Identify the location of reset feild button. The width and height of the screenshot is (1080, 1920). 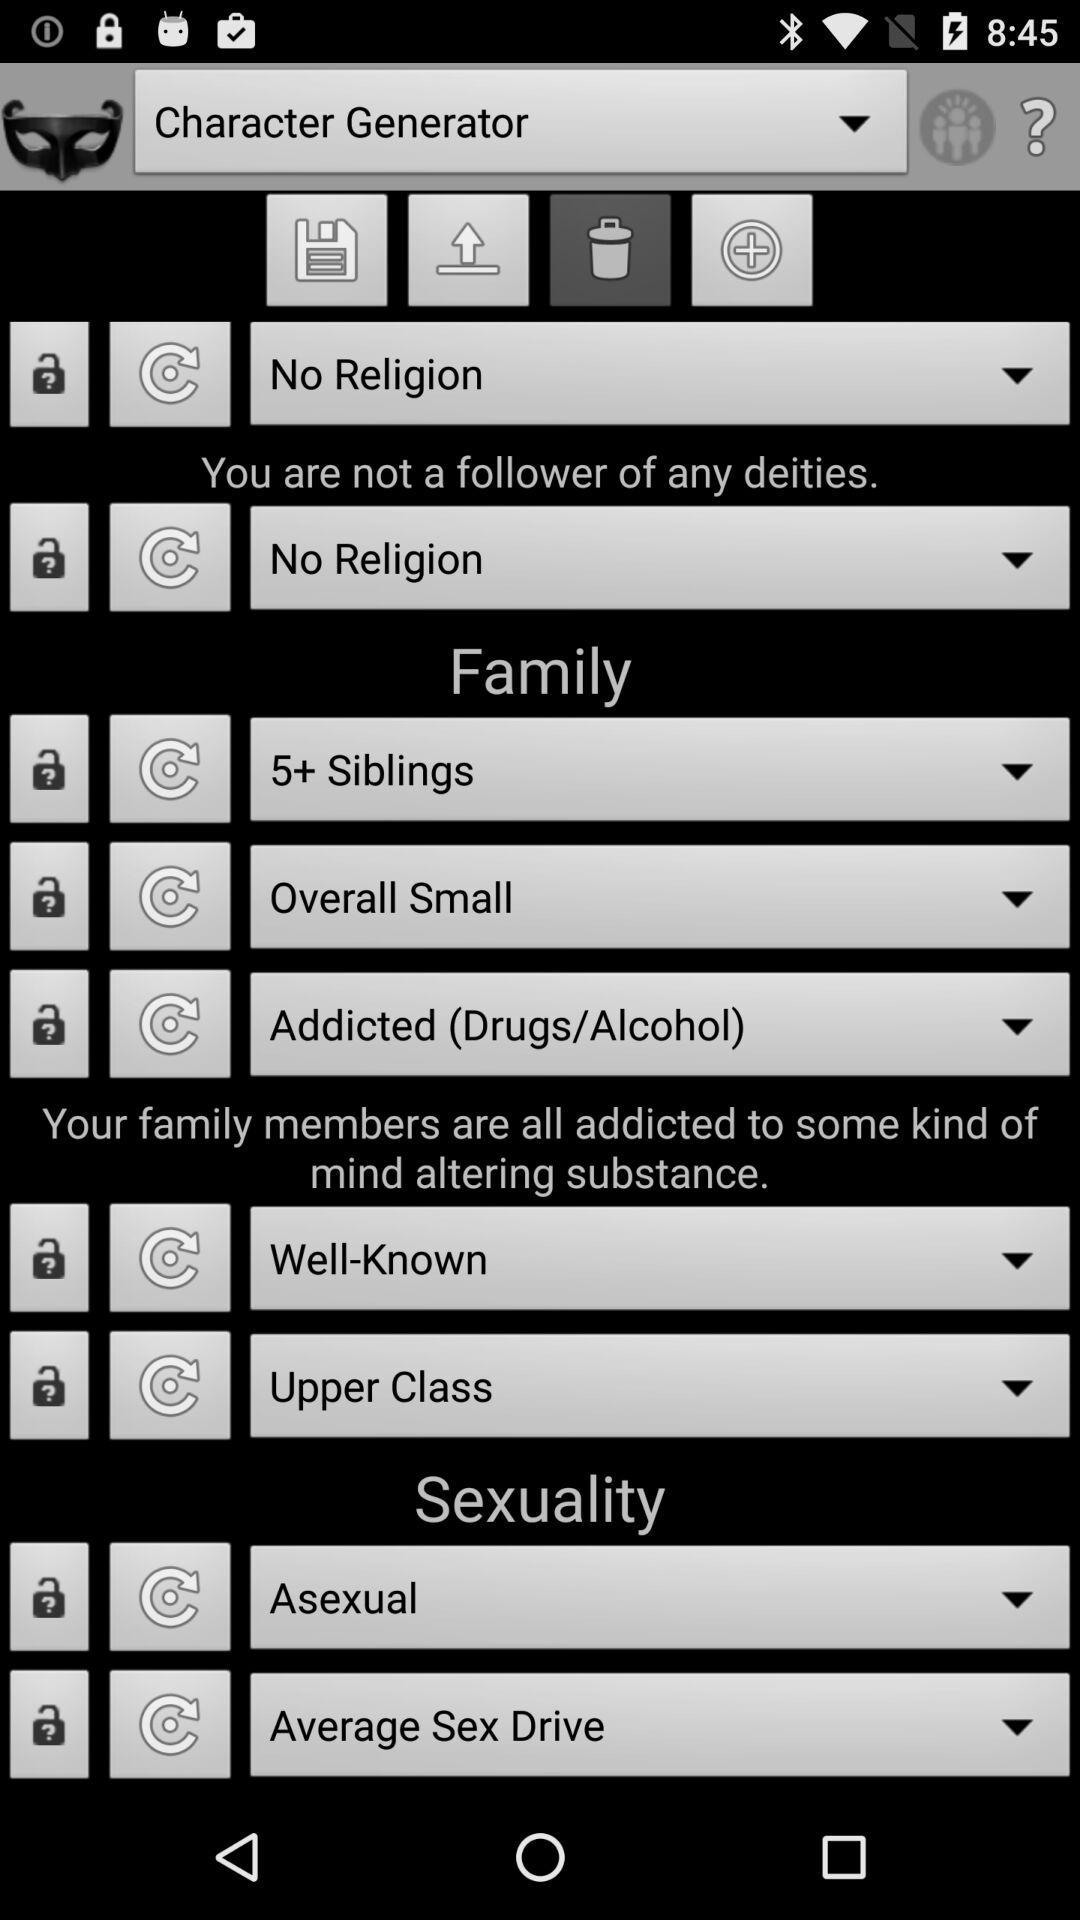
(169, 1262).